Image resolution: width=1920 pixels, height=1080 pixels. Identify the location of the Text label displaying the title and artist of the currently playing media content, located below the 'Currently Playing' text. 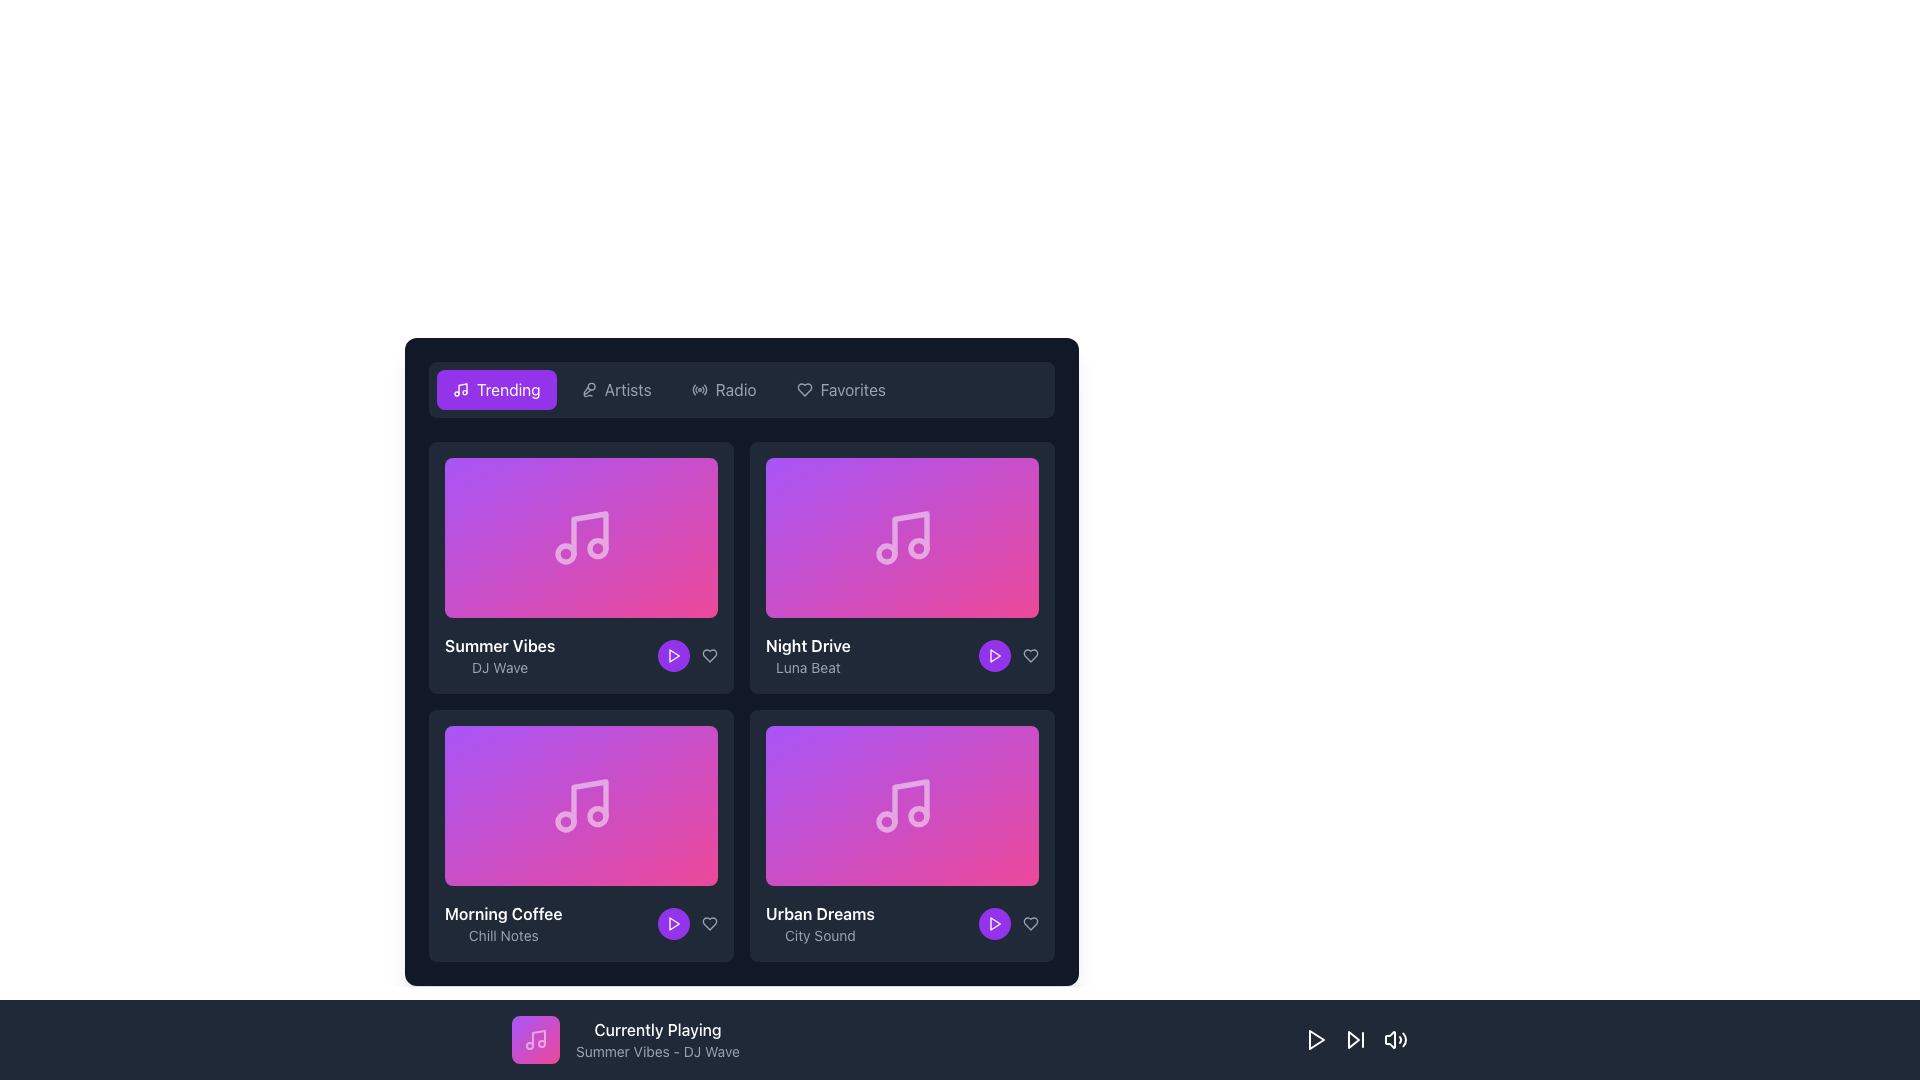
(657, 1051).